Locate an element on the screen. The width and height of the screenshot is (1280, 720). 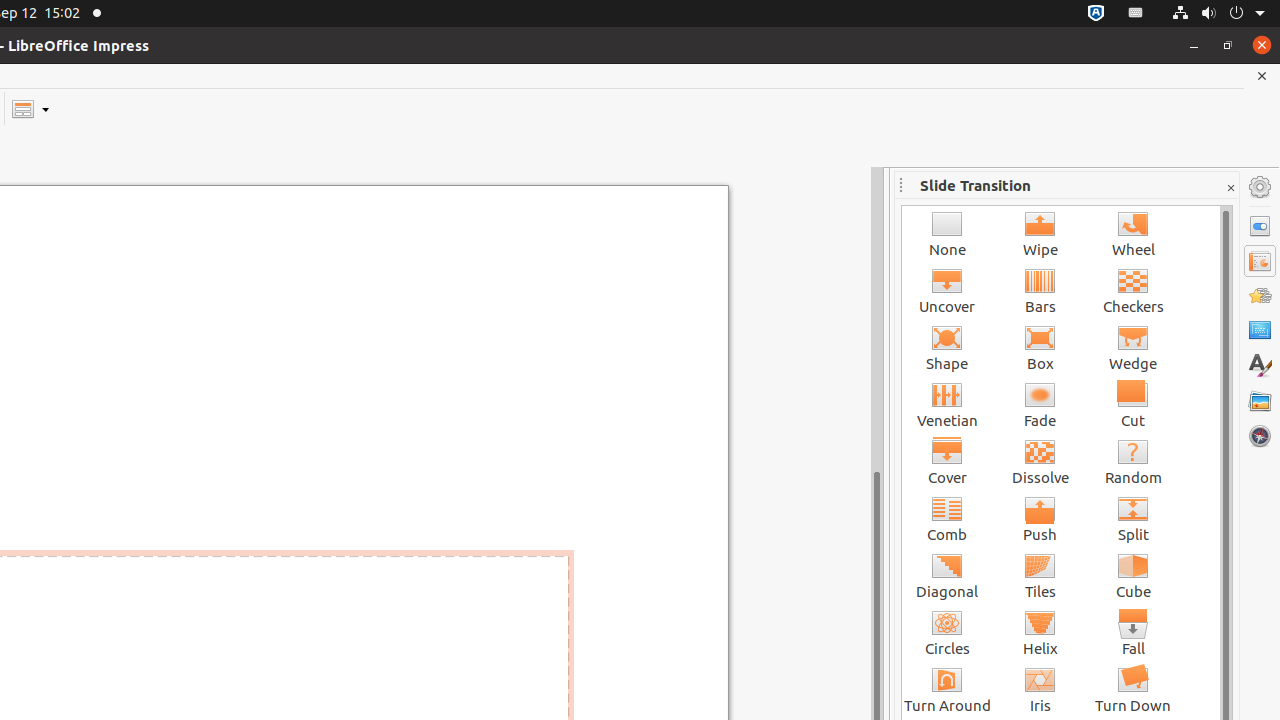
'Bars' is located at coordinates (1040, 290).